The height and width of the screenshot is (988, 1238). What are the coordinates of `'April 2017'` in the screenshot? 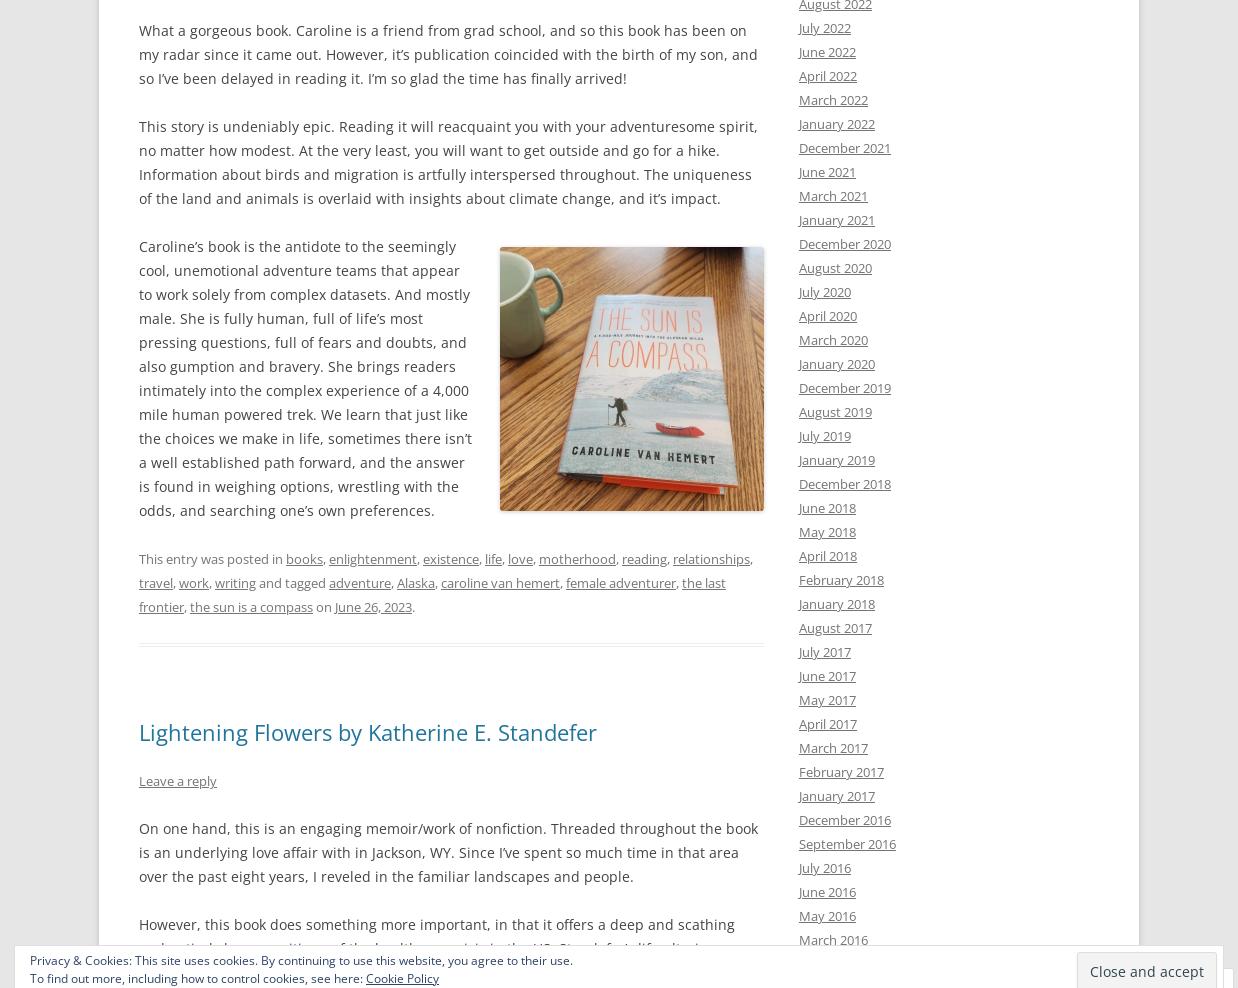 It's located at (826, 724).